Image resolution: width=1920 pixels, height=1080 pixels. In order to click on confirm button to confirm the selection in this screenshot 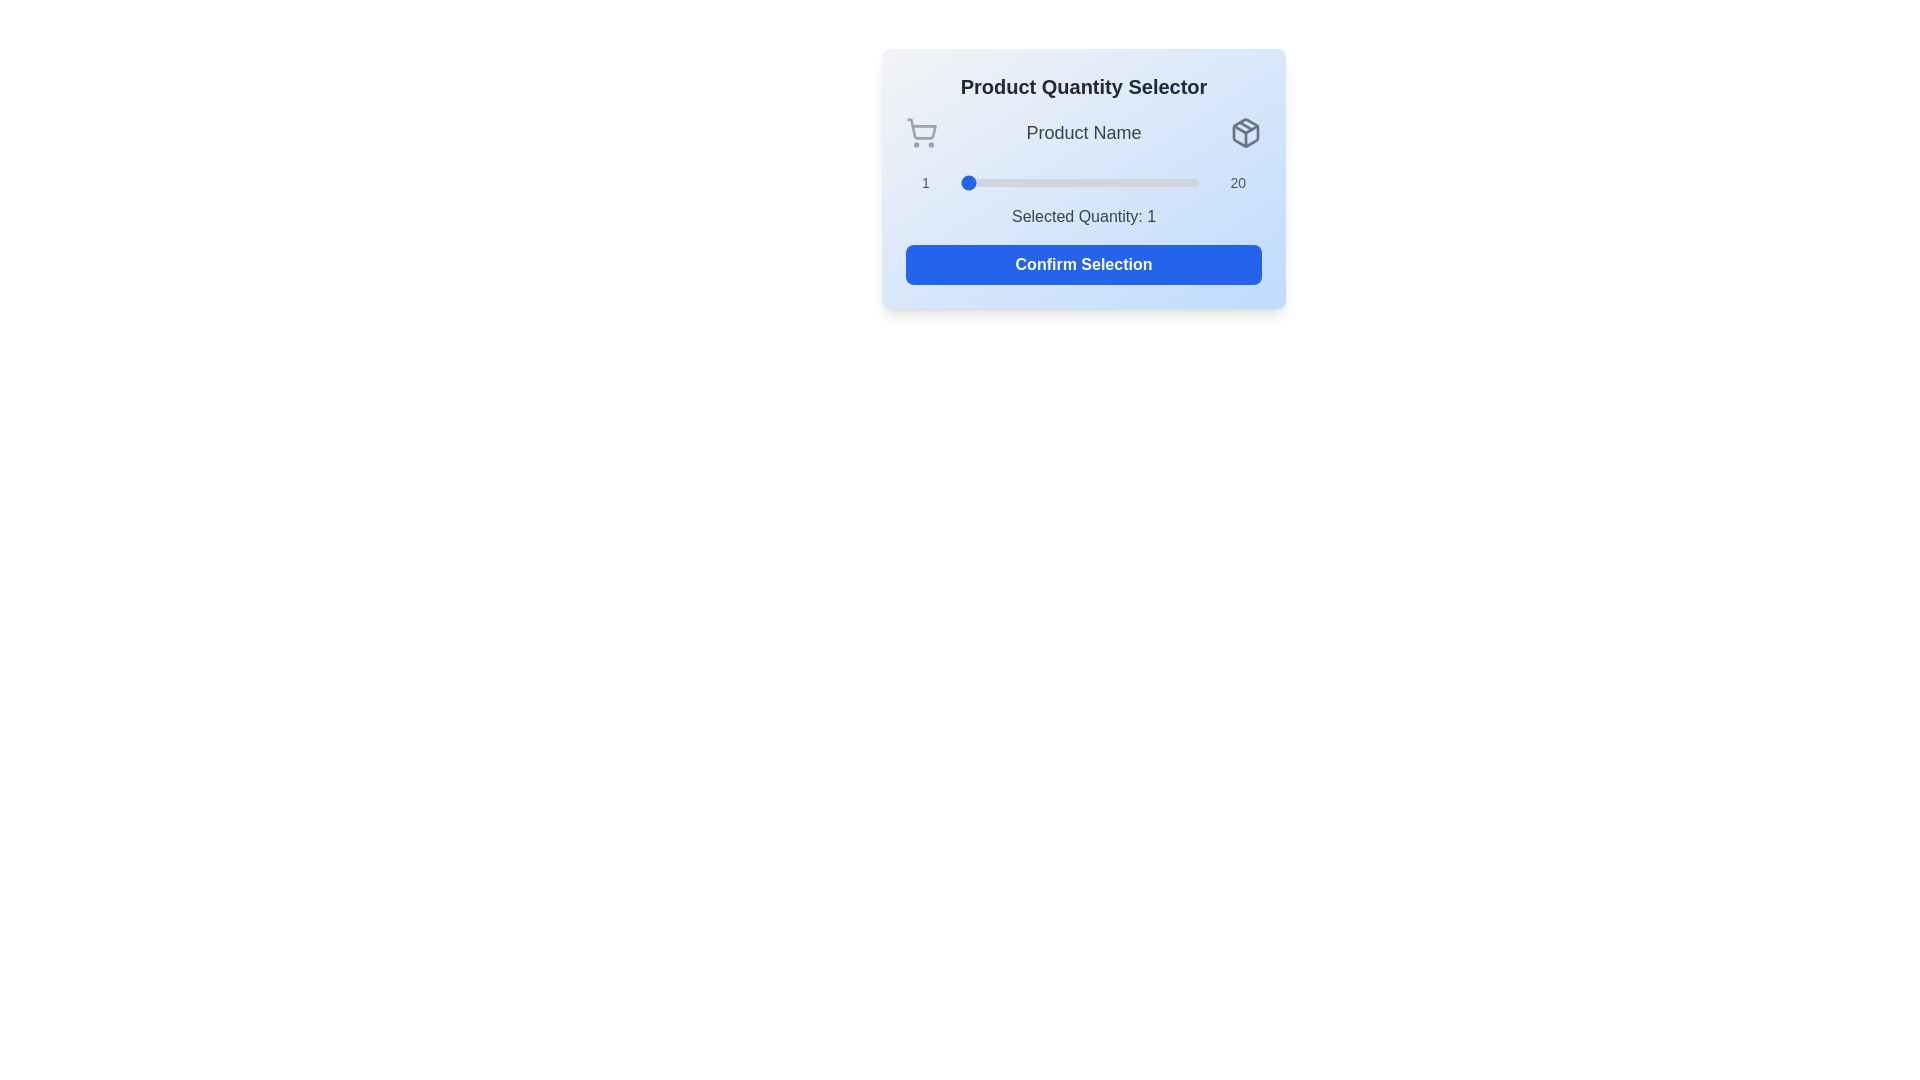, I will do `click(1083, 264)`.